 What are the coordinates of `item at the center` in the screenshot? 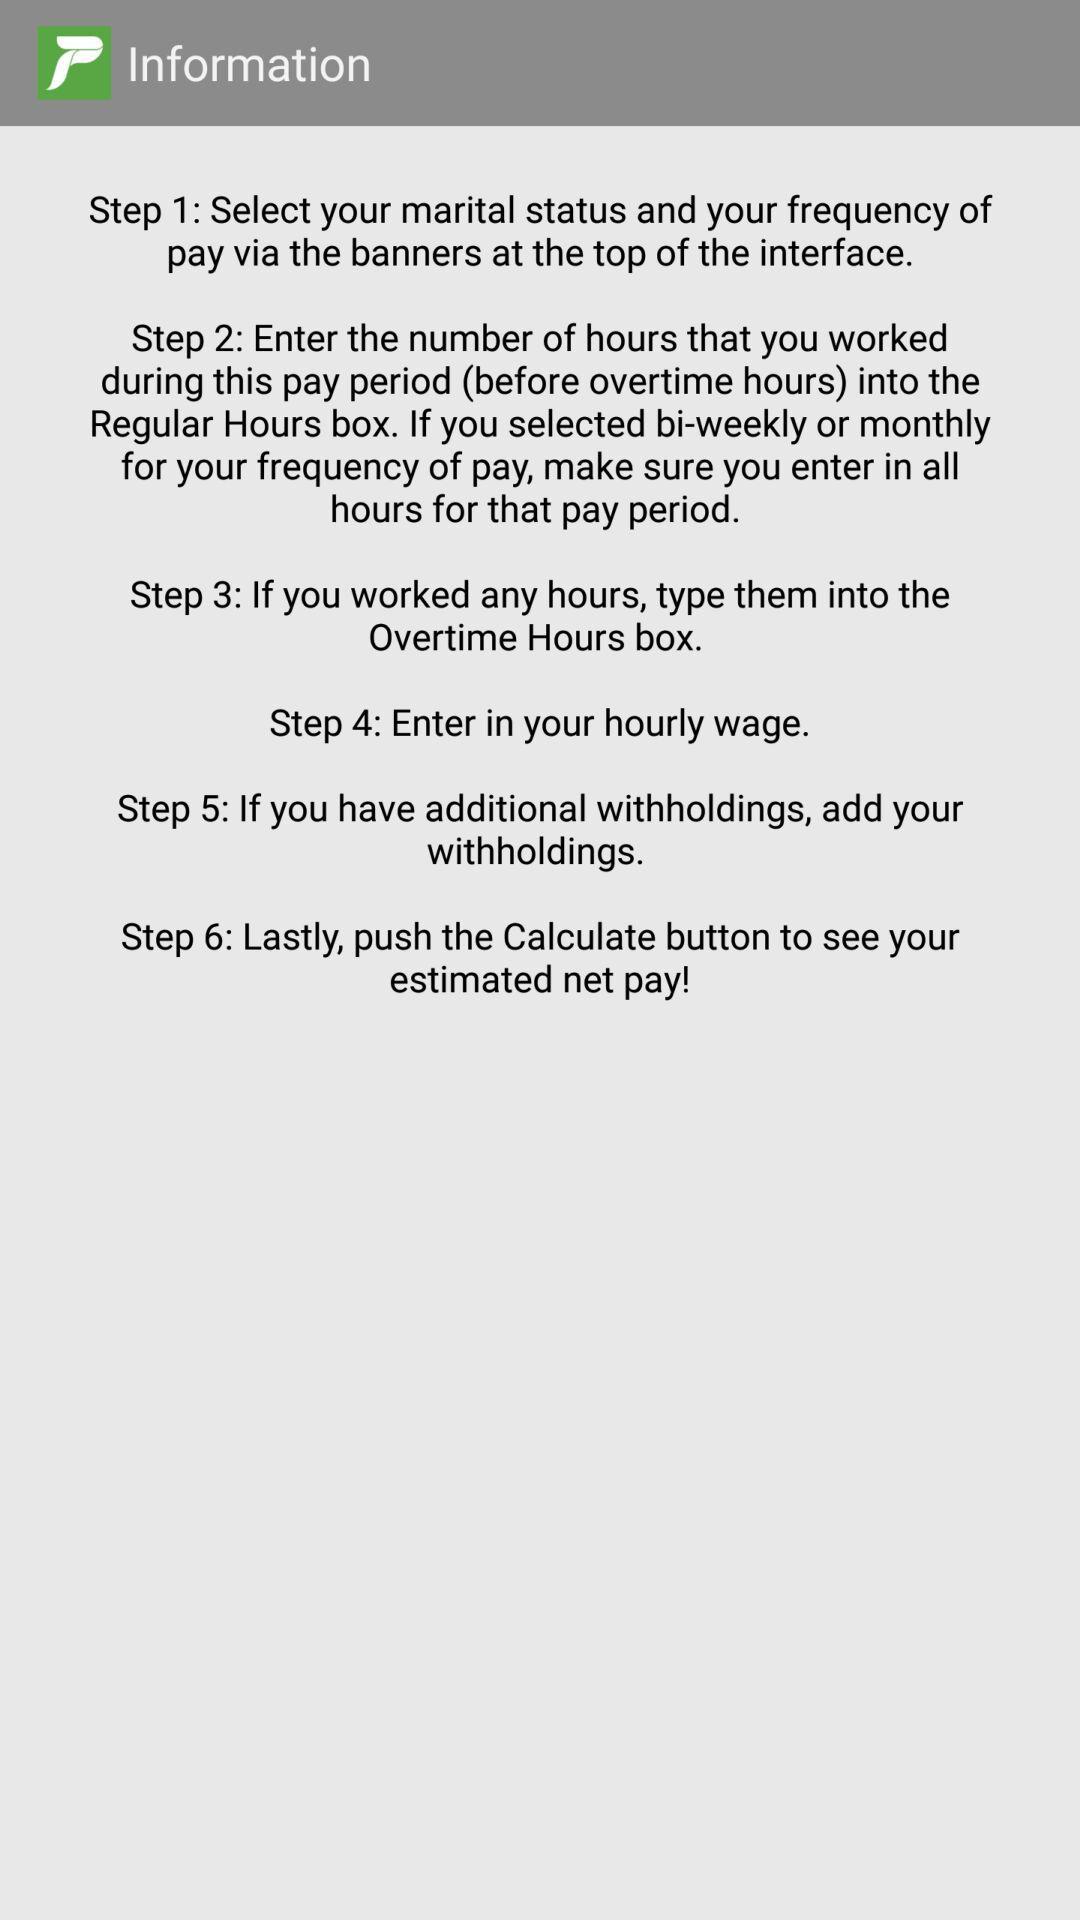 It's located at (540, 986).